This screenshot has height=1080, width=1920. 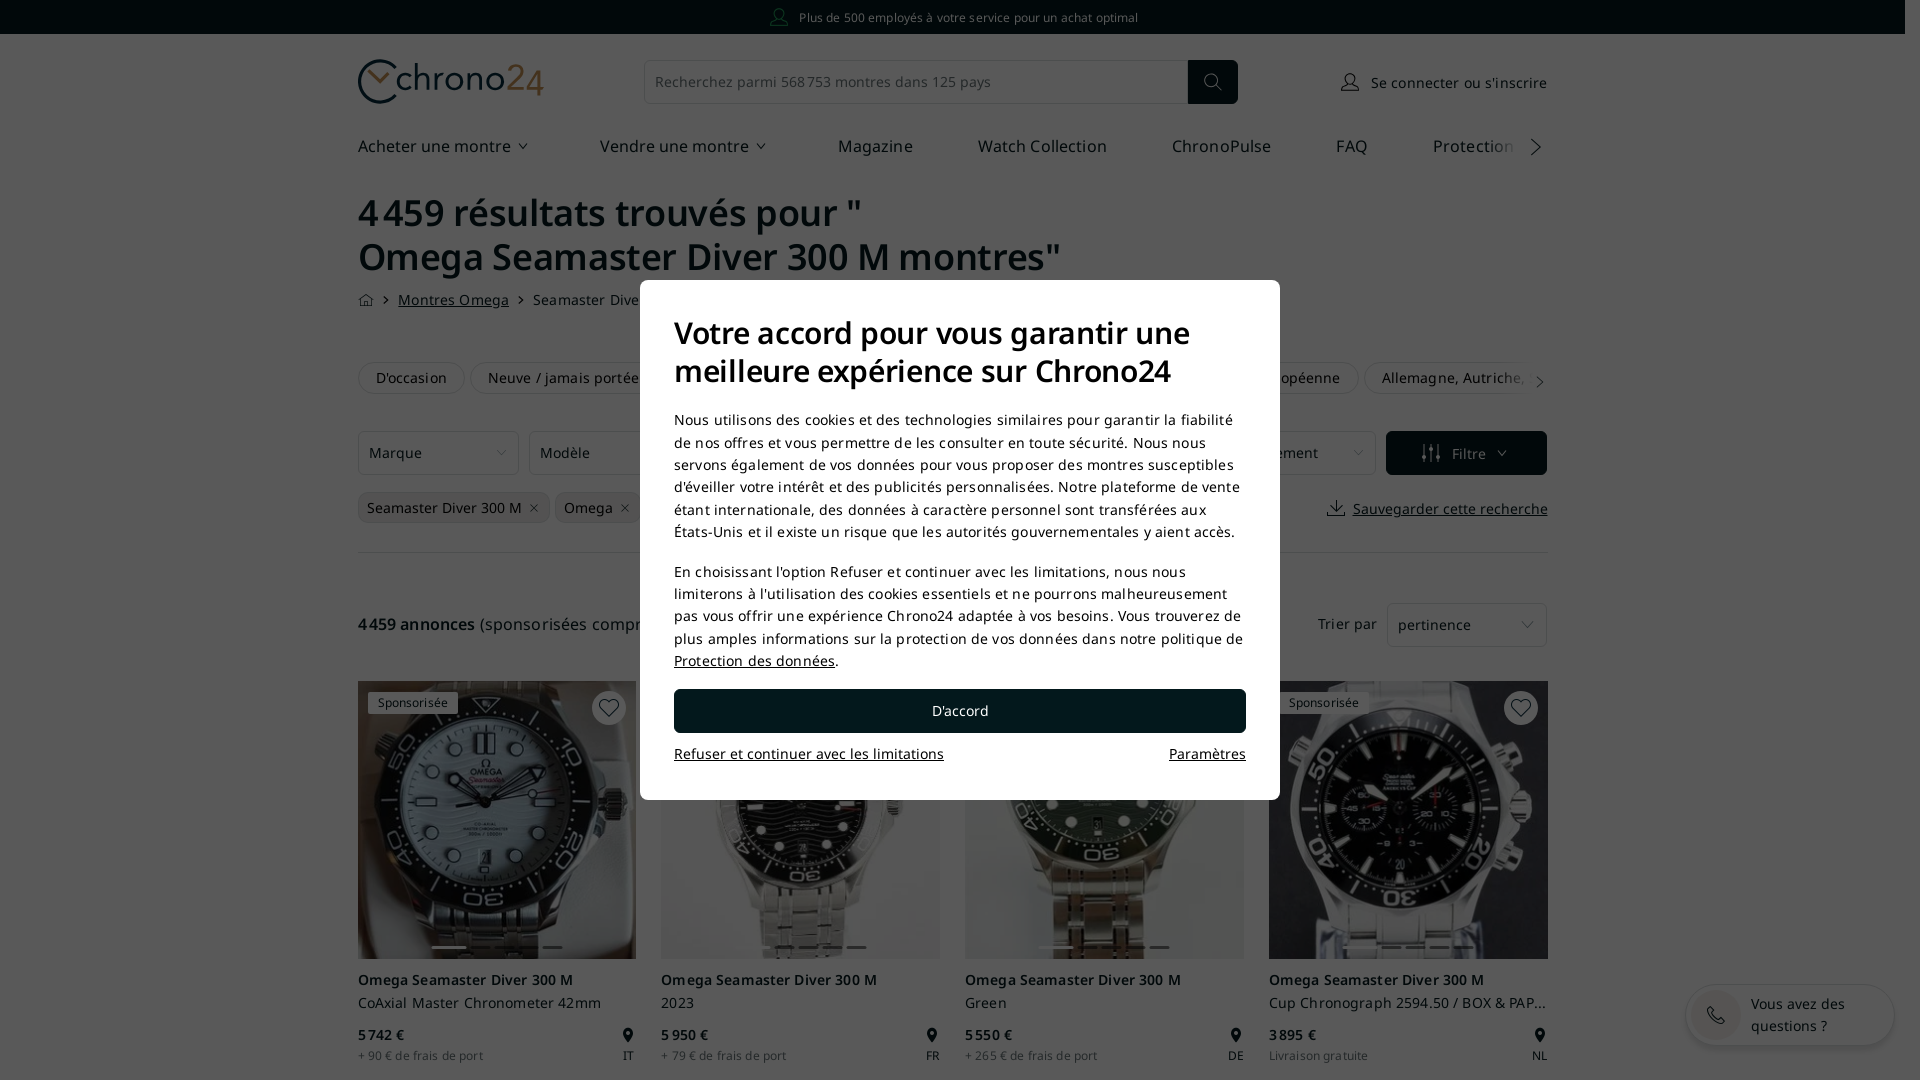 What do you see at coordinates (1385, 452) in the screenshot?
I see `'Filtre'` at bounding box center [1385, 452].